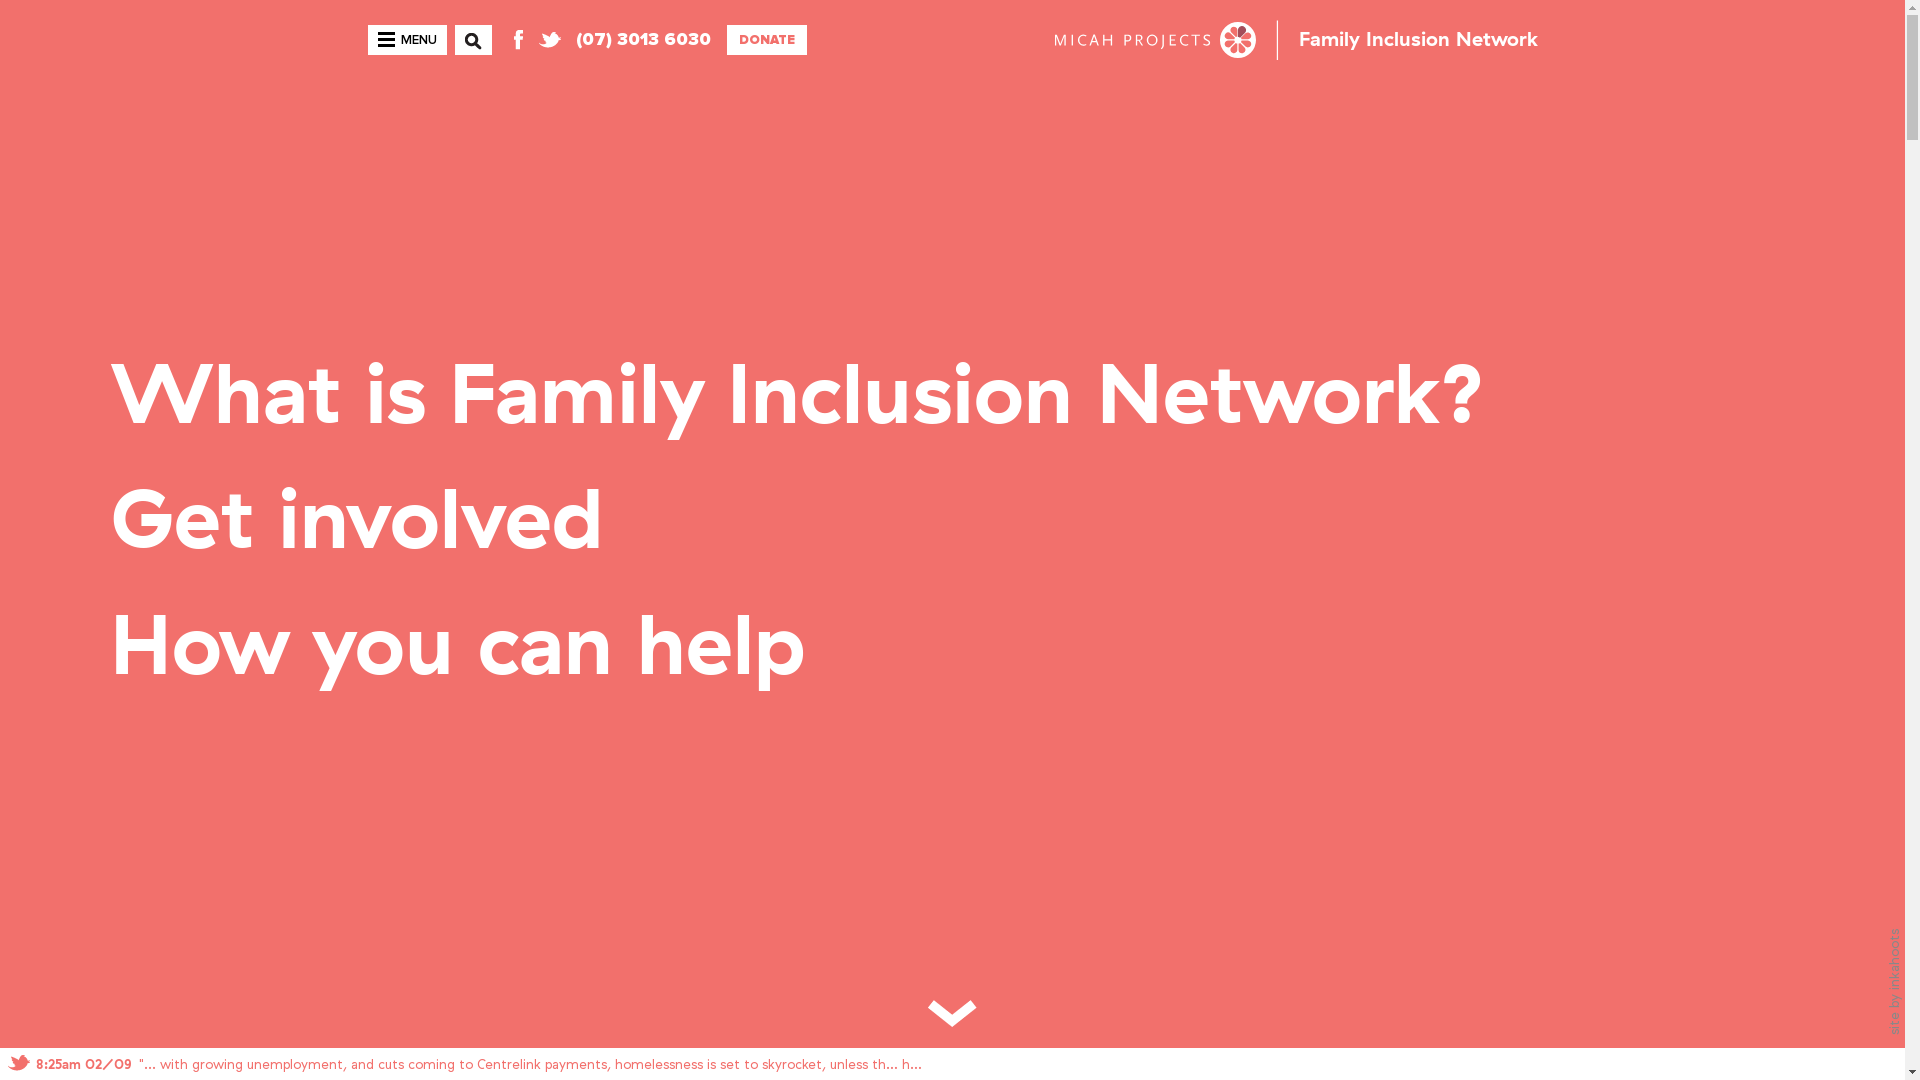 The width and height of the screenshot is (1920, 1080). Describe the element at coordinates (456, 648) in the screenshot. I see `'How you can help'` at that location.